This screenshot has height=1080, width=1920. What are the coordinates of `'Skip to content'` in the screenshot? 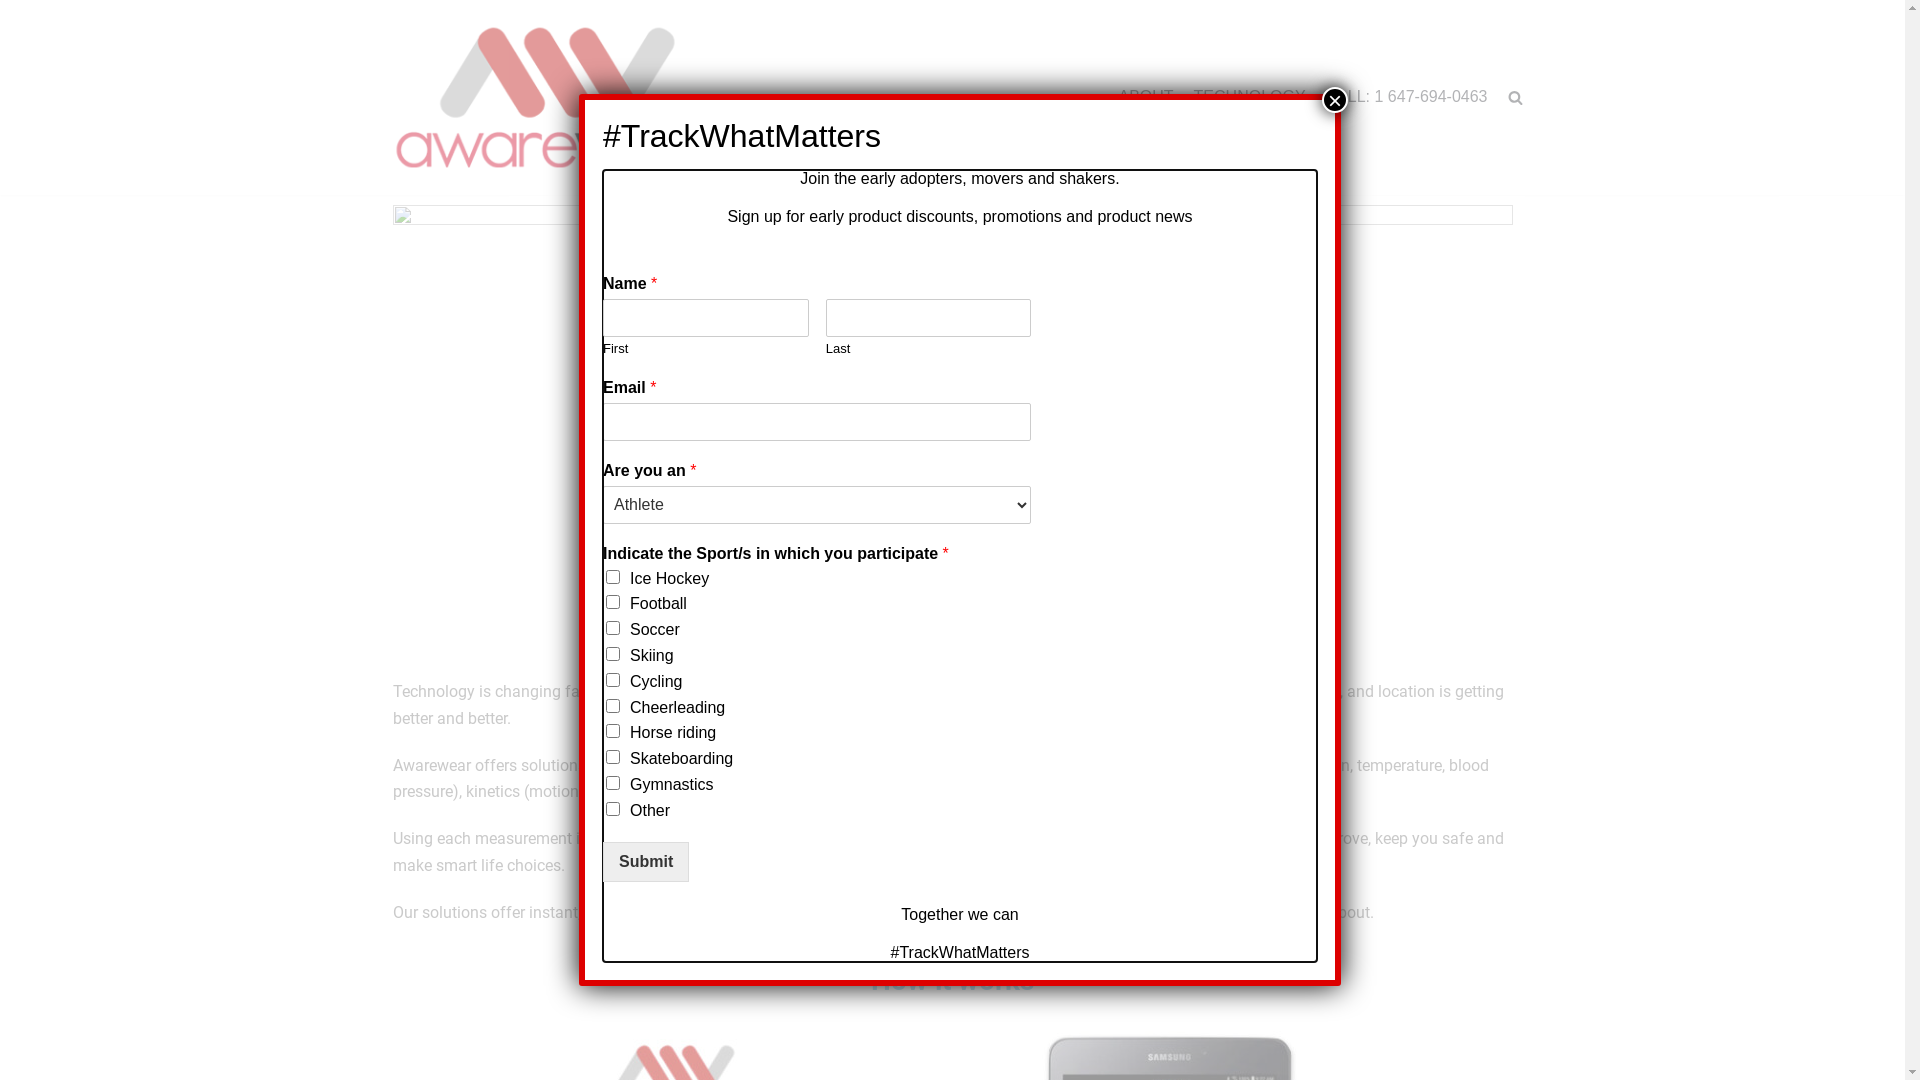 It's located at (19, 10).